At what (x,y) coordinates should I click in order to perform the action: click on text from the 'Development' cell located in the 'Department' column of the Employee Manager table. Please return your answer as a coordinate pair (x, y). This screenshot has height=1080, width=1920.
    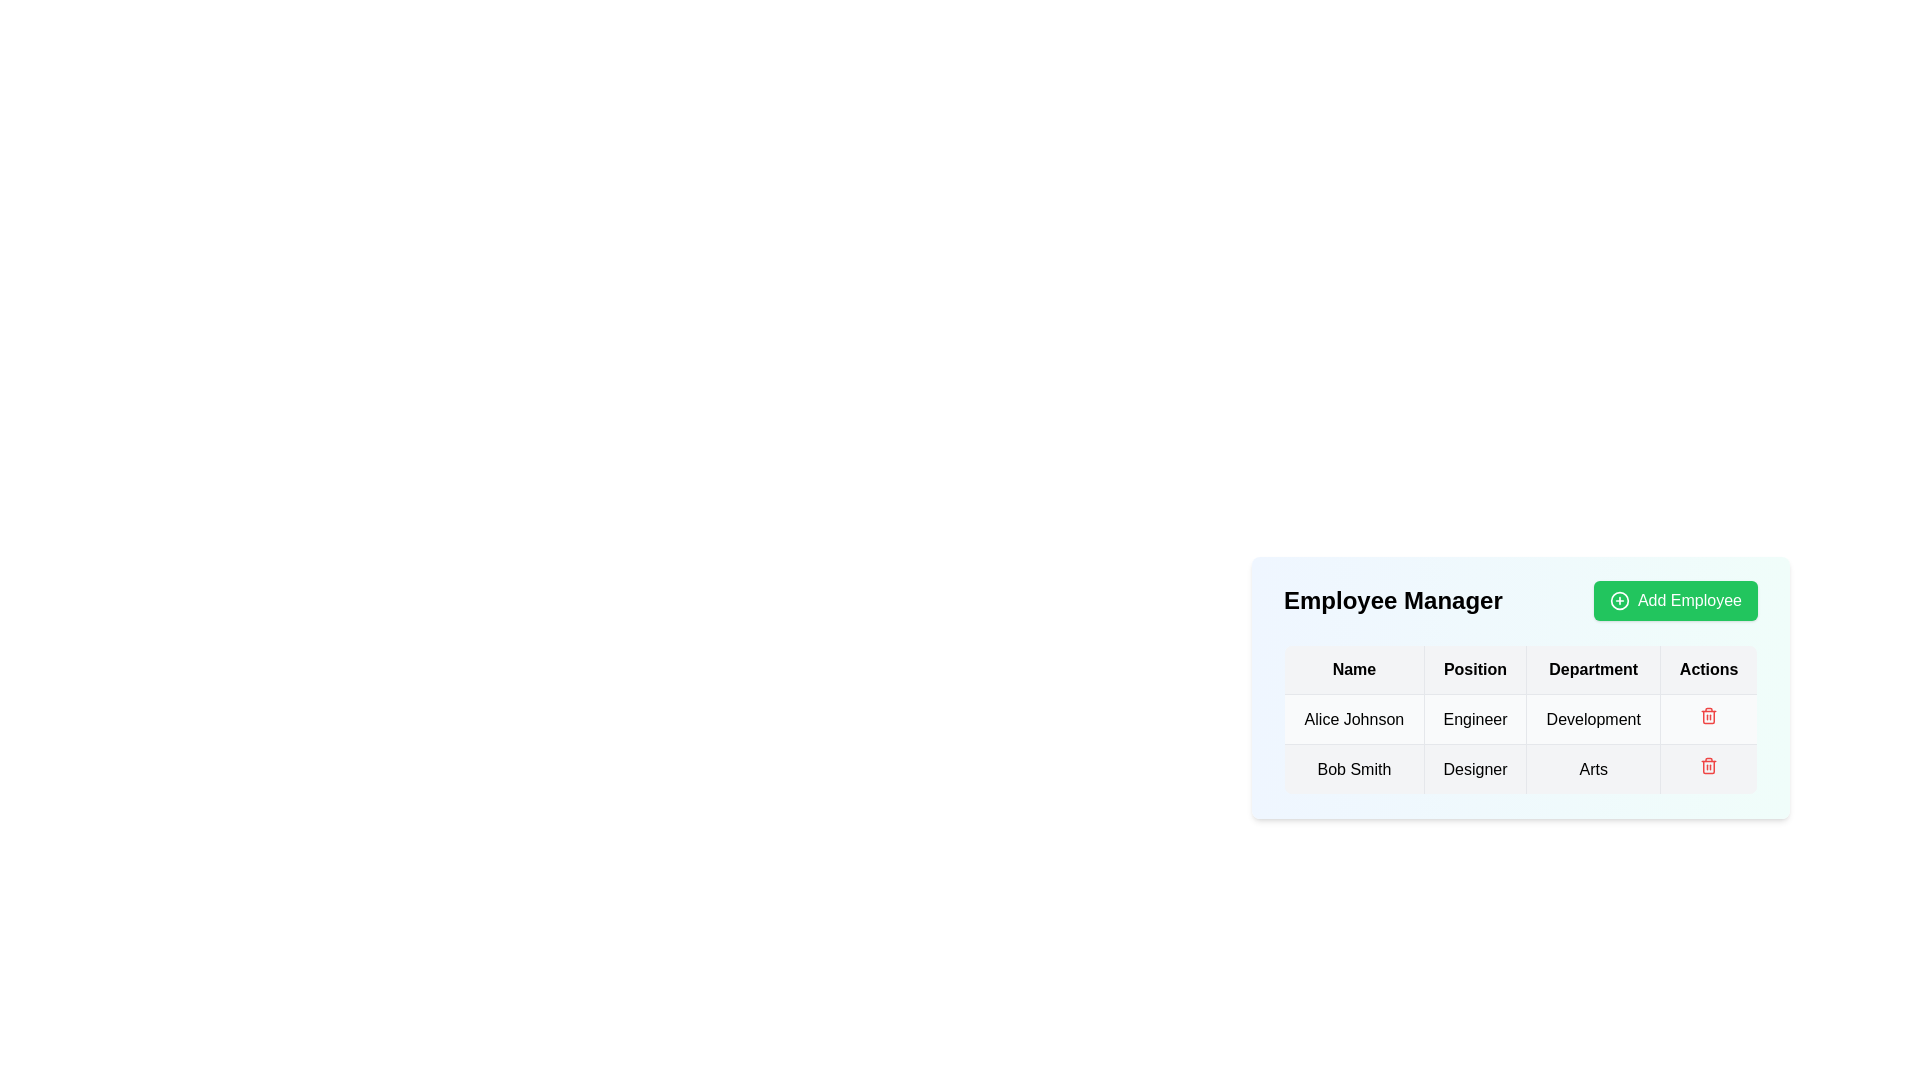
    Looking at the image, I should click on (1592, 718).